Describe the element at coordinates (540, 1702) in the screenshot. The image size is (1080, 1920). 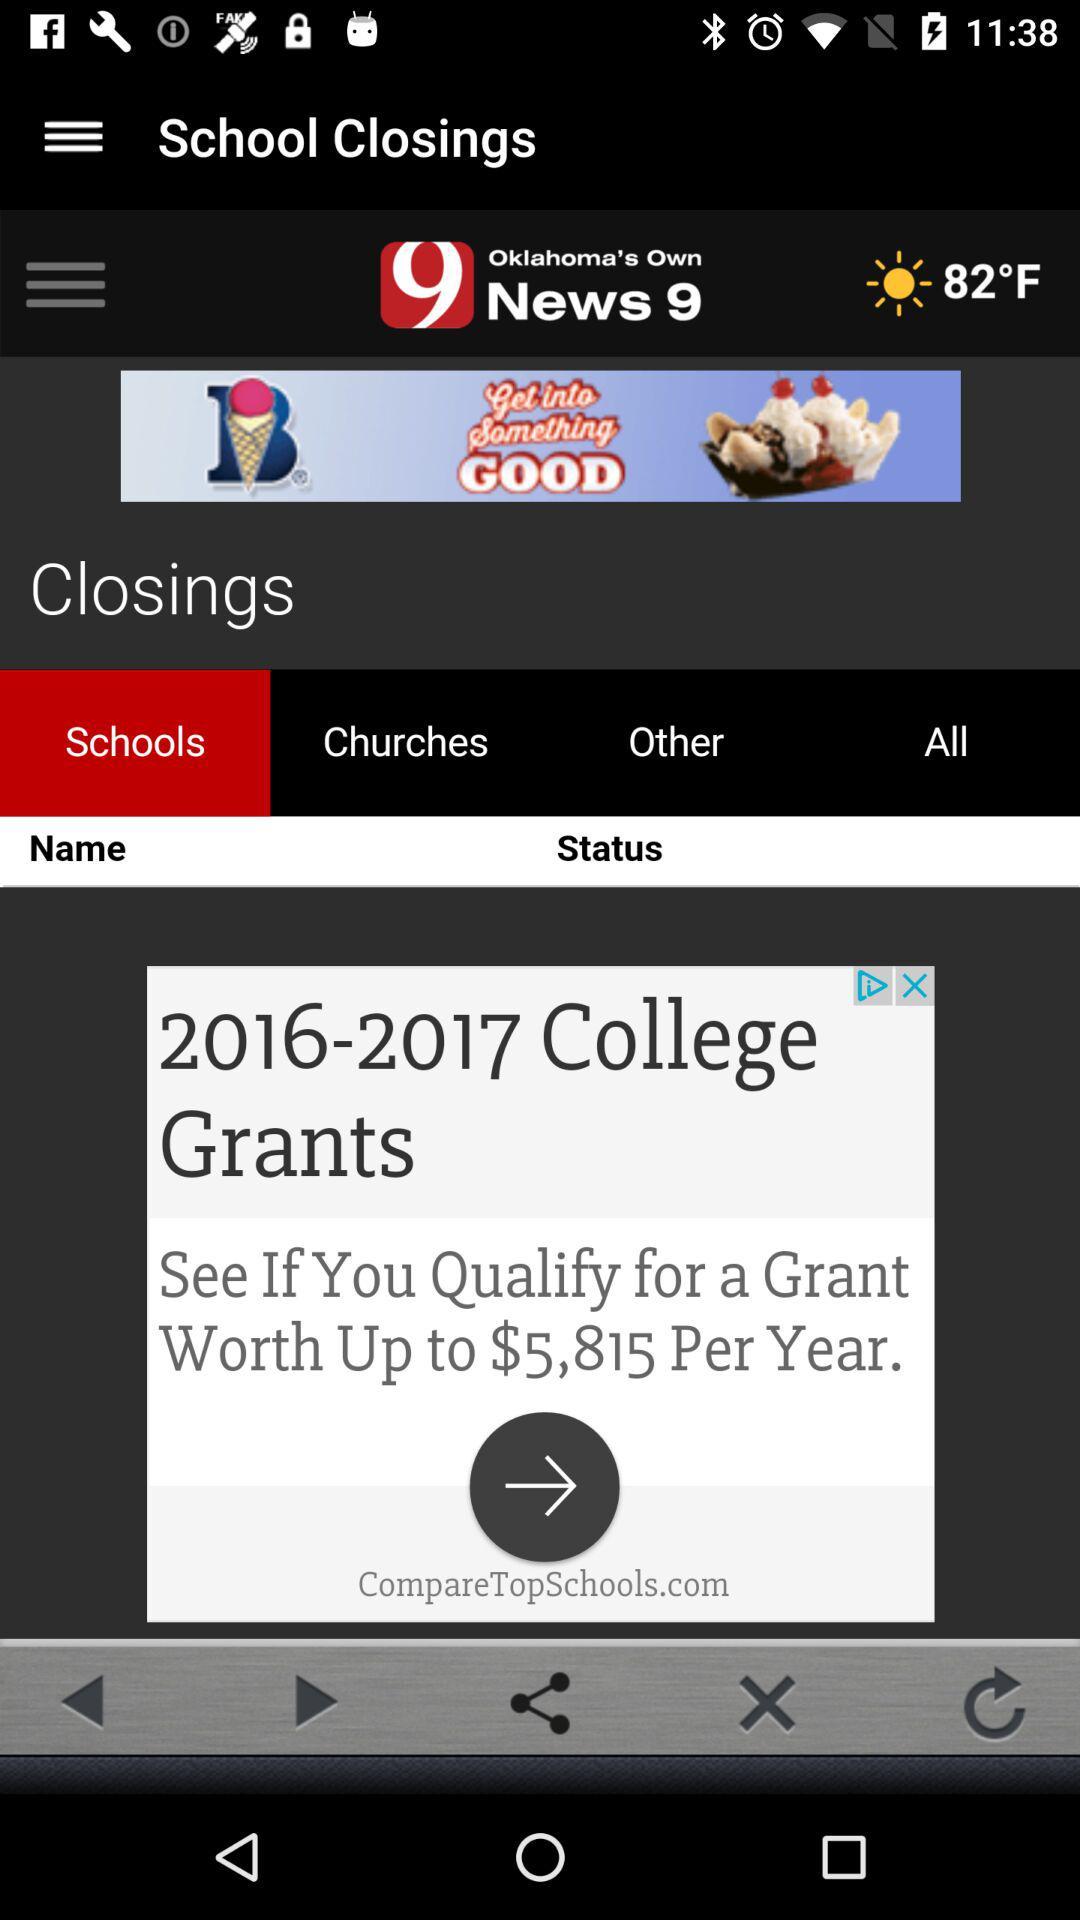
I see `gallery` at that location.